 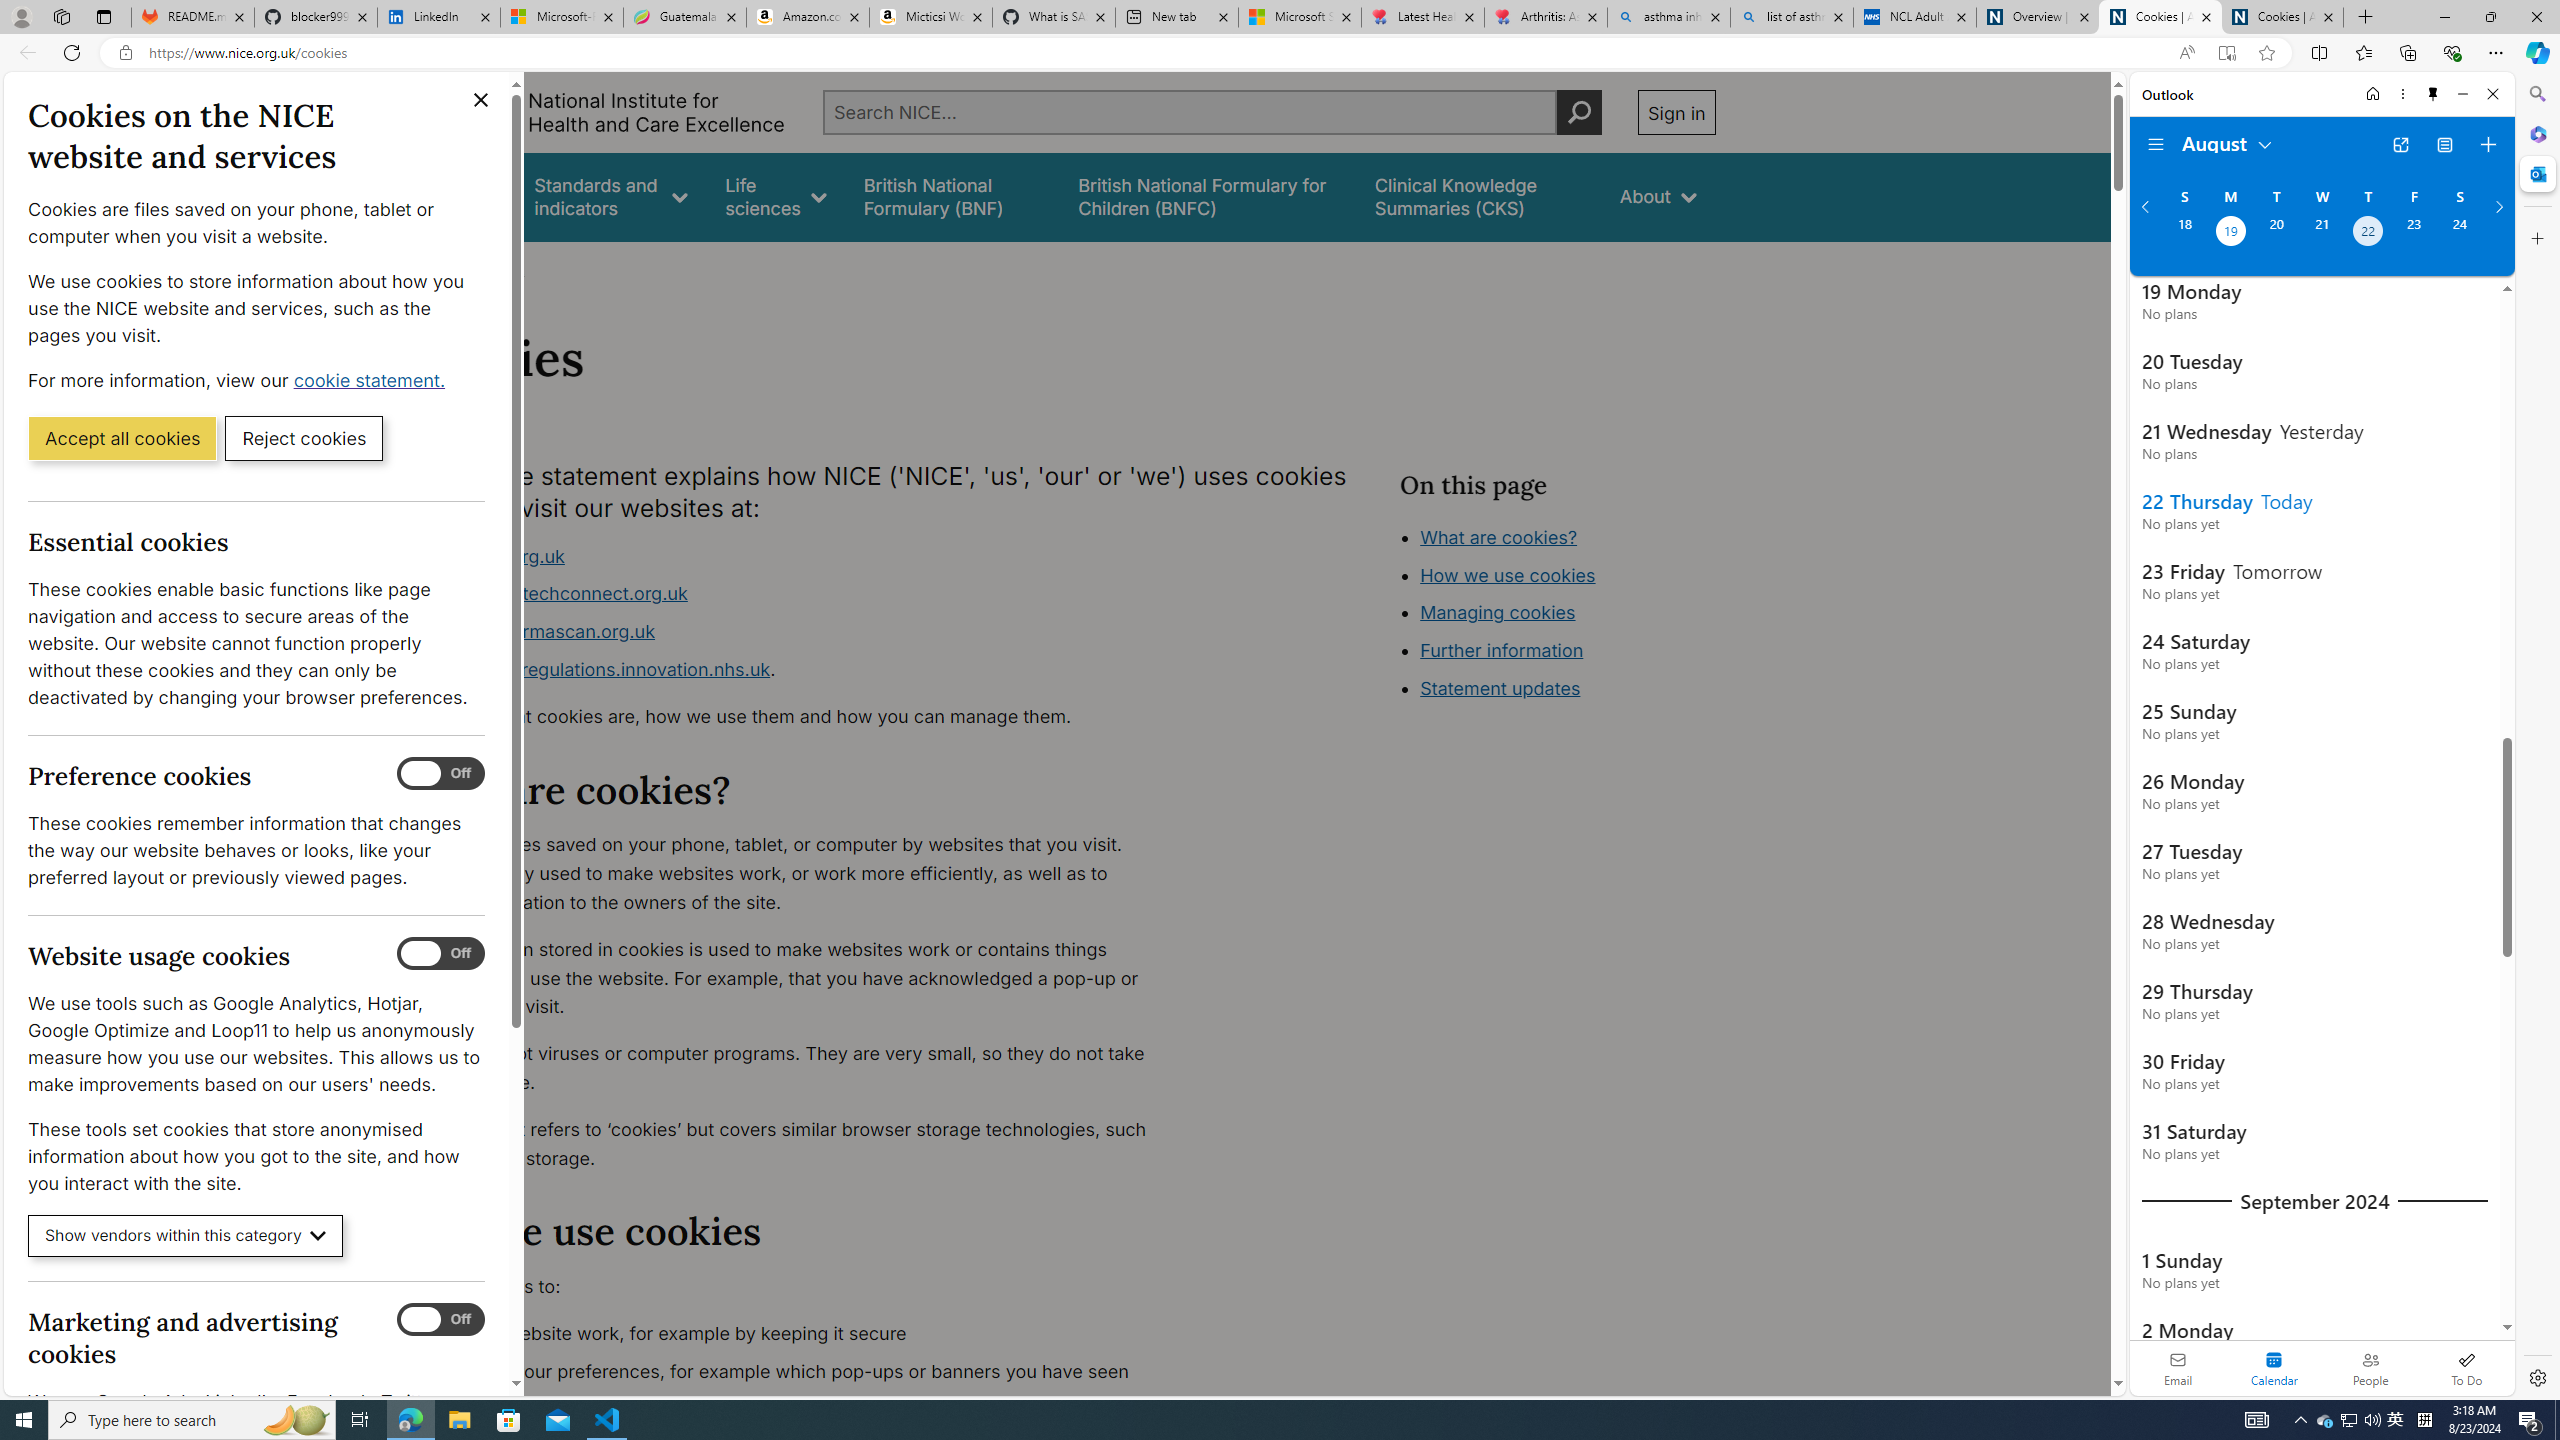 What do you see at coordinates (1578, 111) in the screenshot?
I see `'Perform search'` at bounding box center [1578, 111].